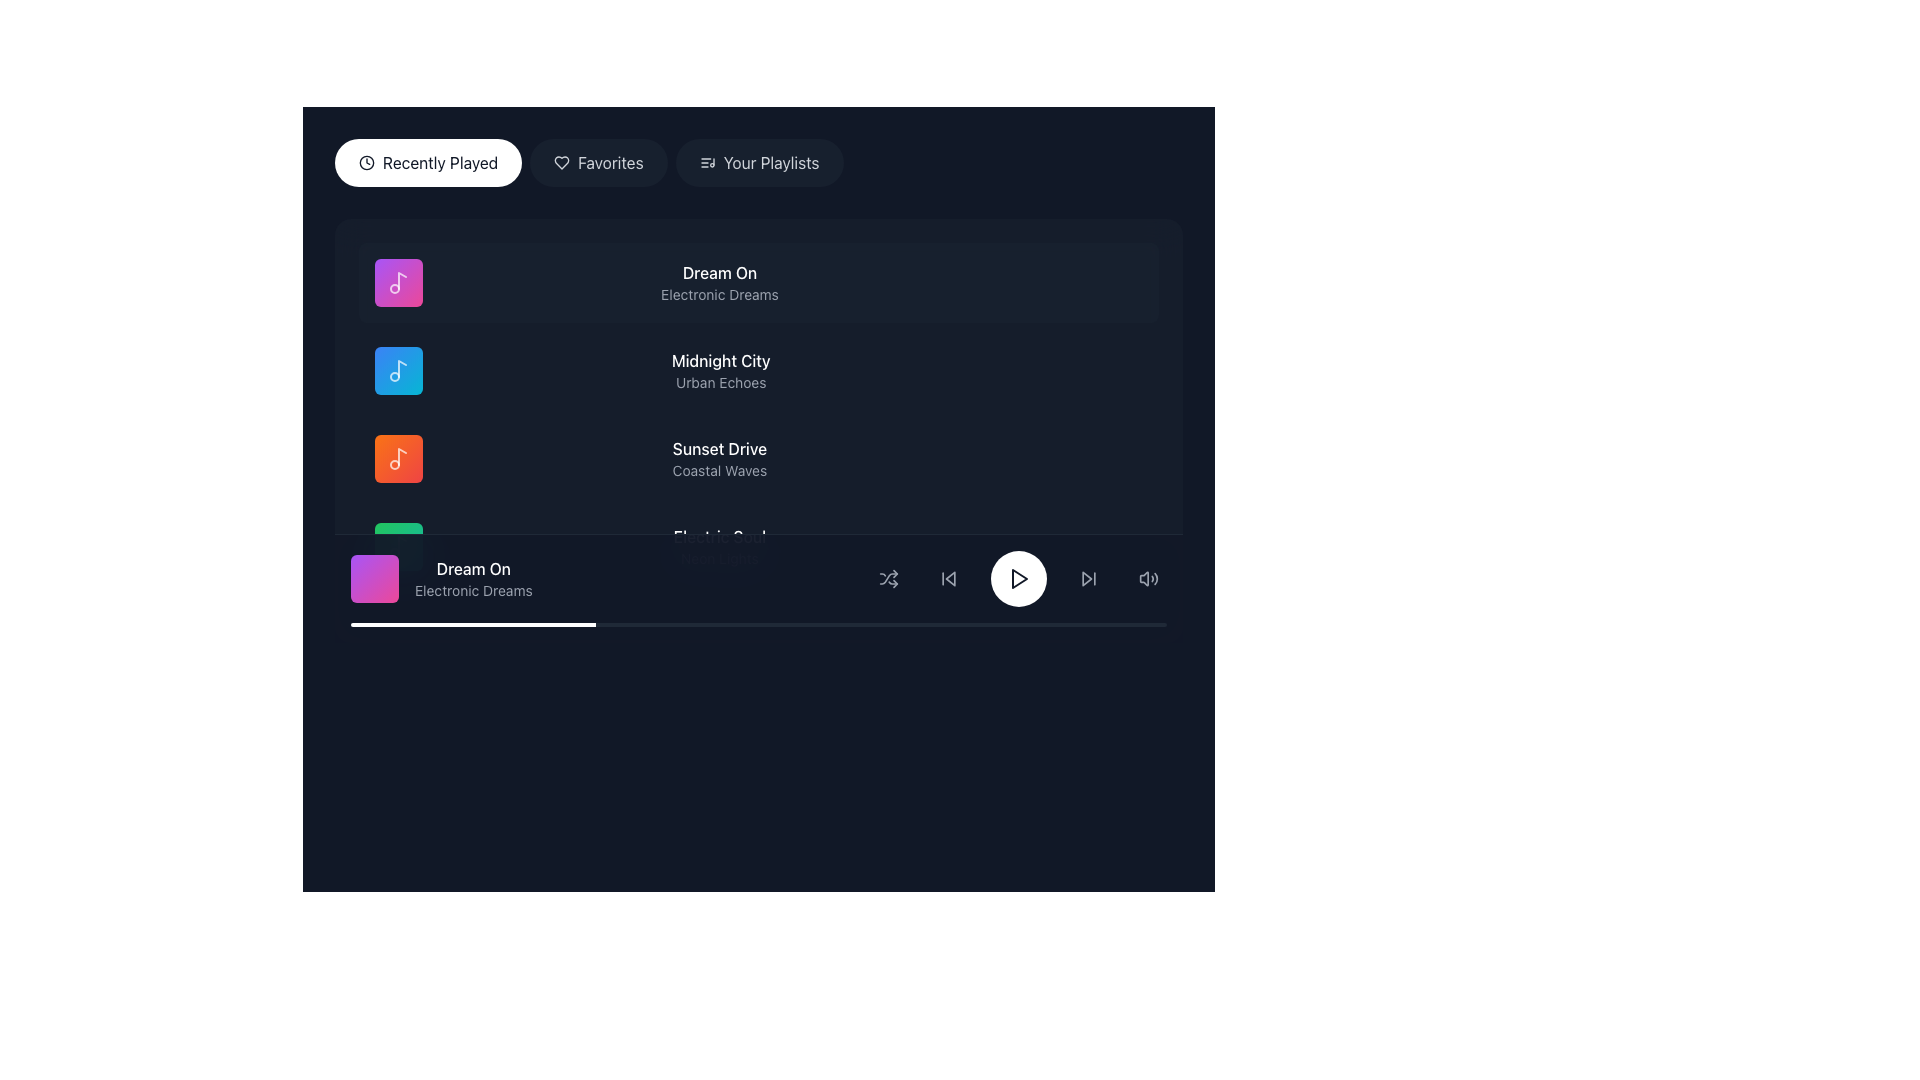 The height and width of the screenshot is (1080, 1920). I want to click on the circular button with a backward triangular arrow icon to skip to the previous track, so click(948, 578).